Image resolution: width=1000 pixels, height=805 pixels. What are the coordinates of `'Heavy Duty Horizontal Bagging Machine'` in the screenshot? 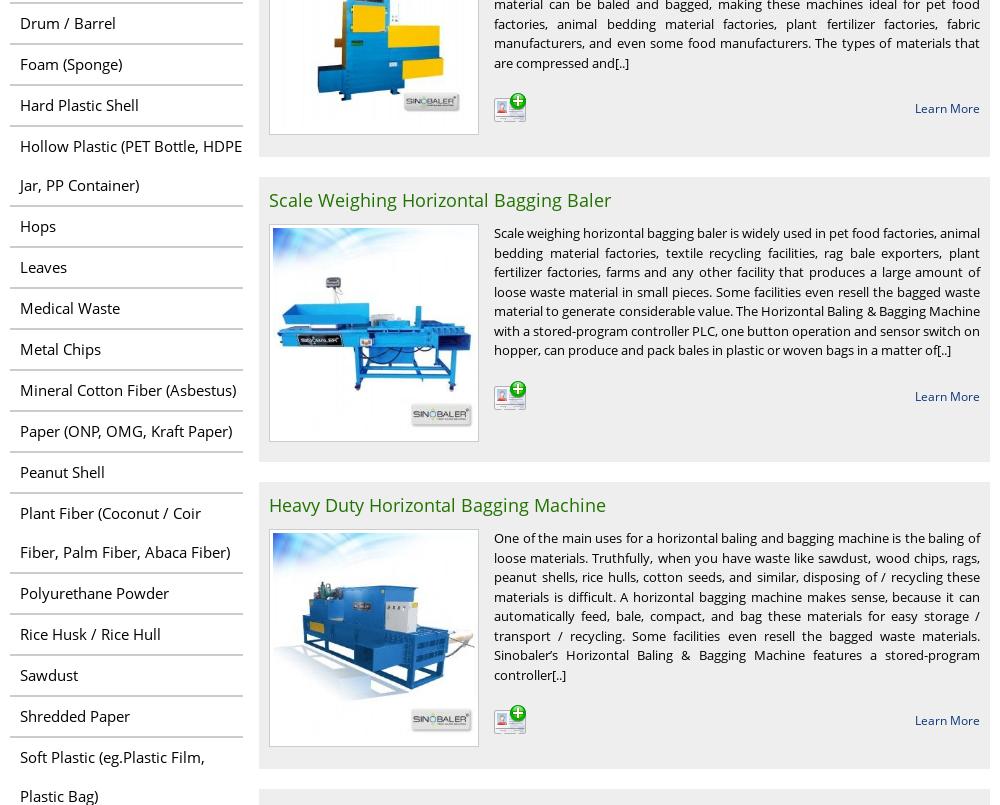 It's located at (437, 504).